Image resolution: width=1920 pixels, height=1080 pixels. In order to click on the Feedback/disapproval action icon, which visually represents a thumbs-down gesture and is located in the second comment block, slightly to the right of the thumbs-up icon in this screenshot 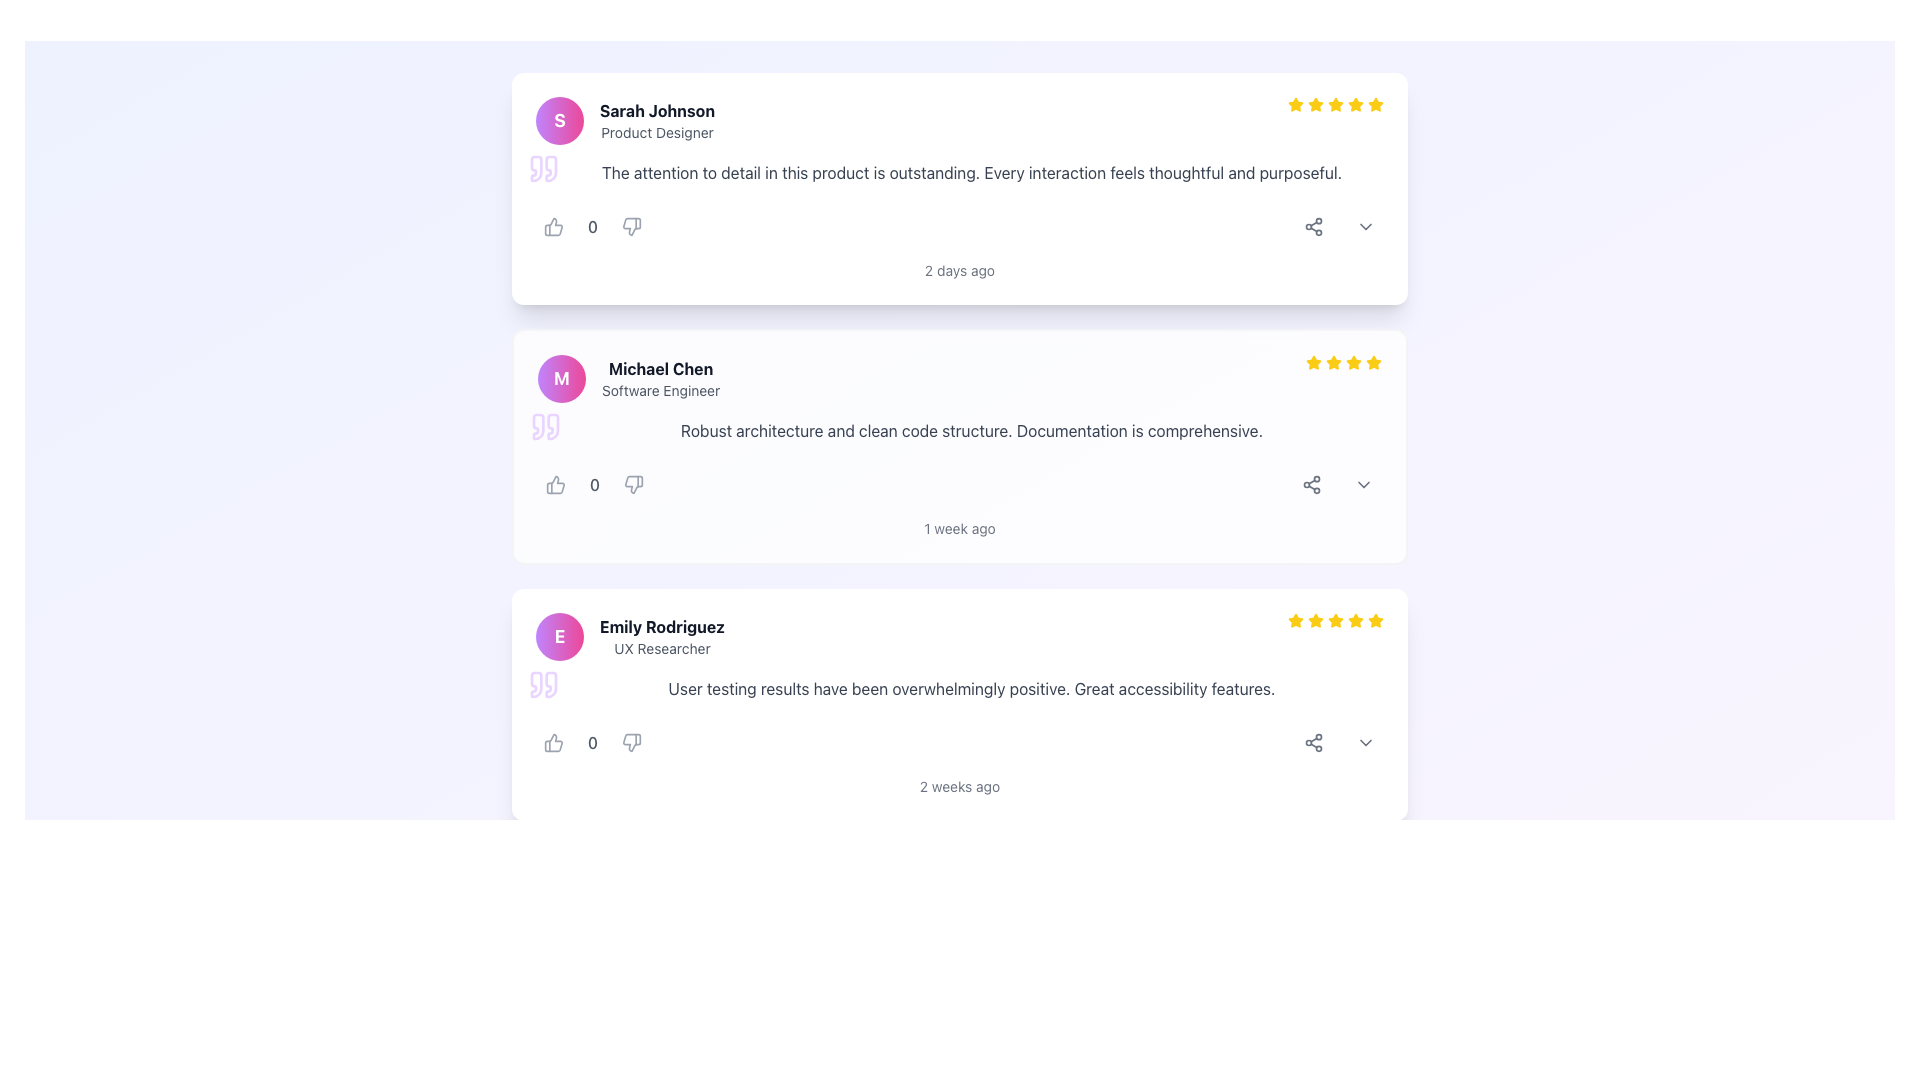, I will do `click(632, 485)`.